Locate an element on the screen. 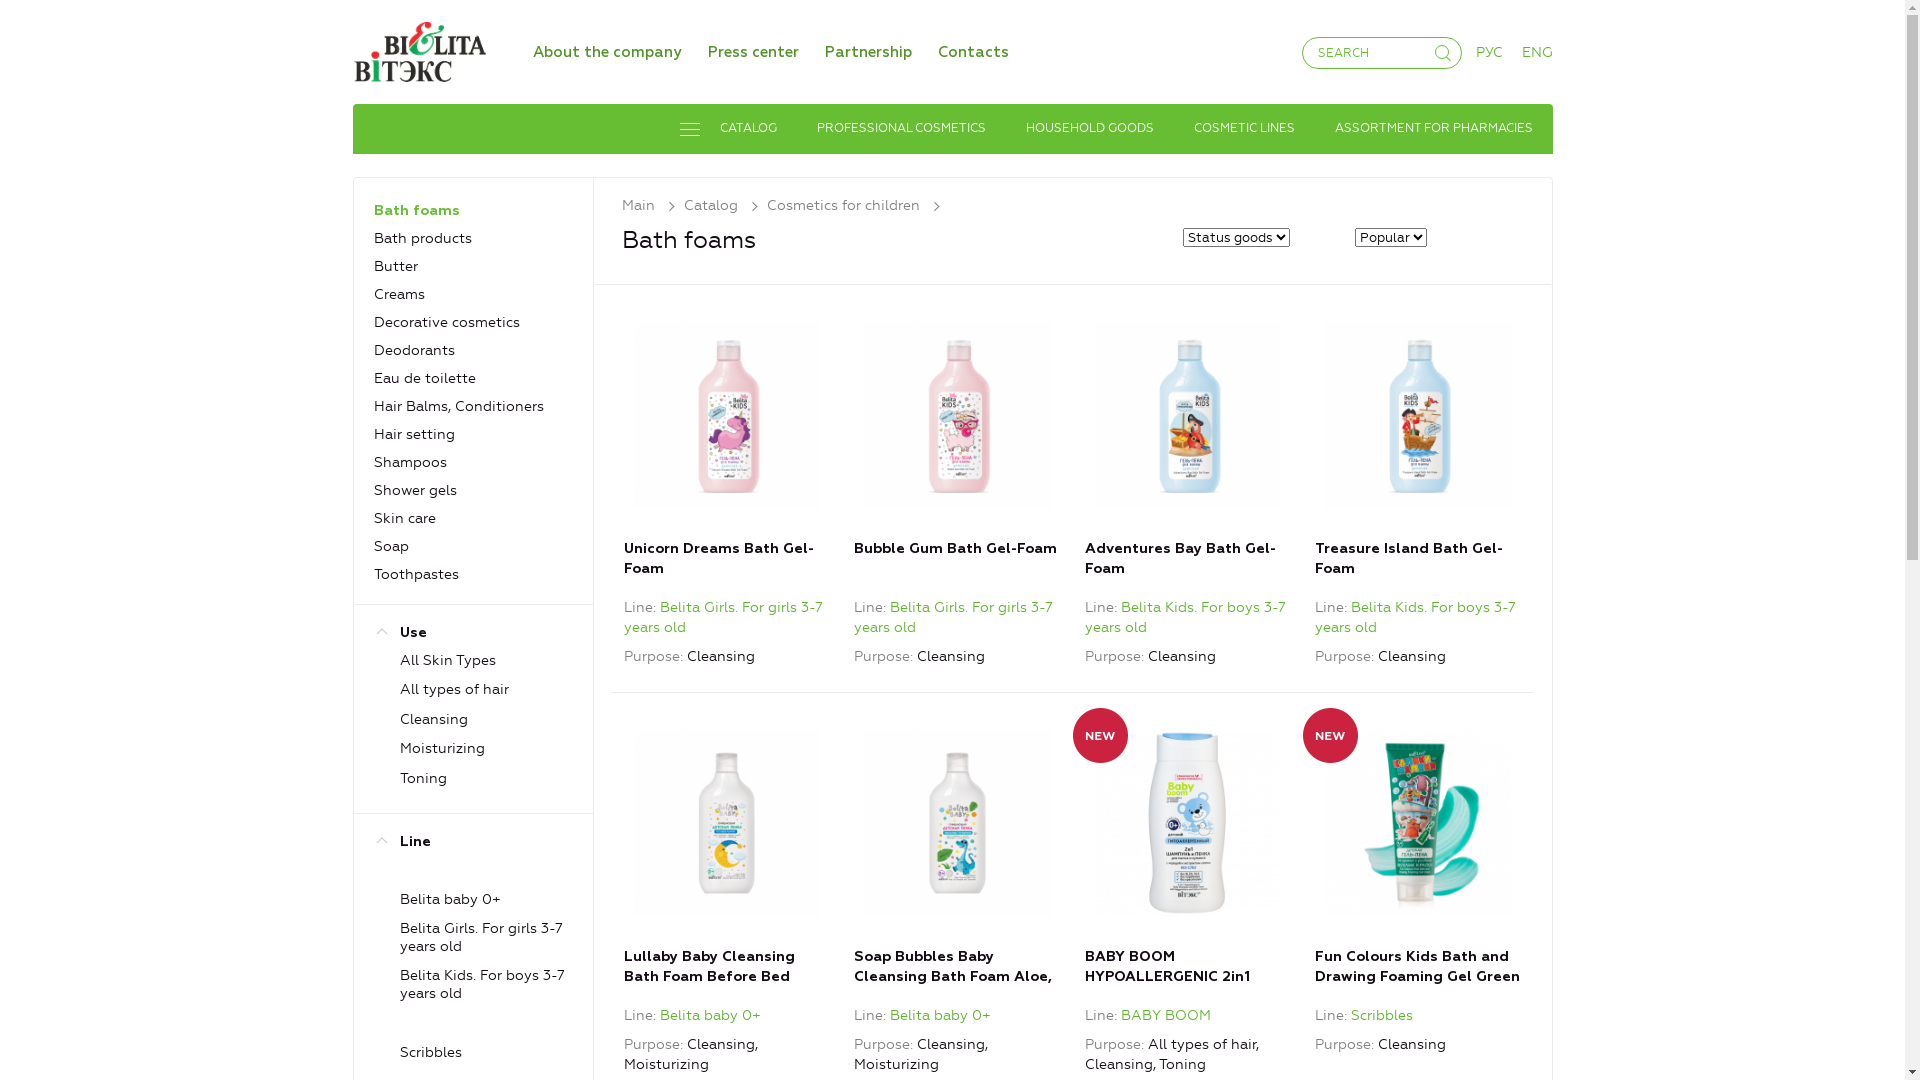  'HOUSEHOLD GOODS' is located at coordinates (1088, 128).